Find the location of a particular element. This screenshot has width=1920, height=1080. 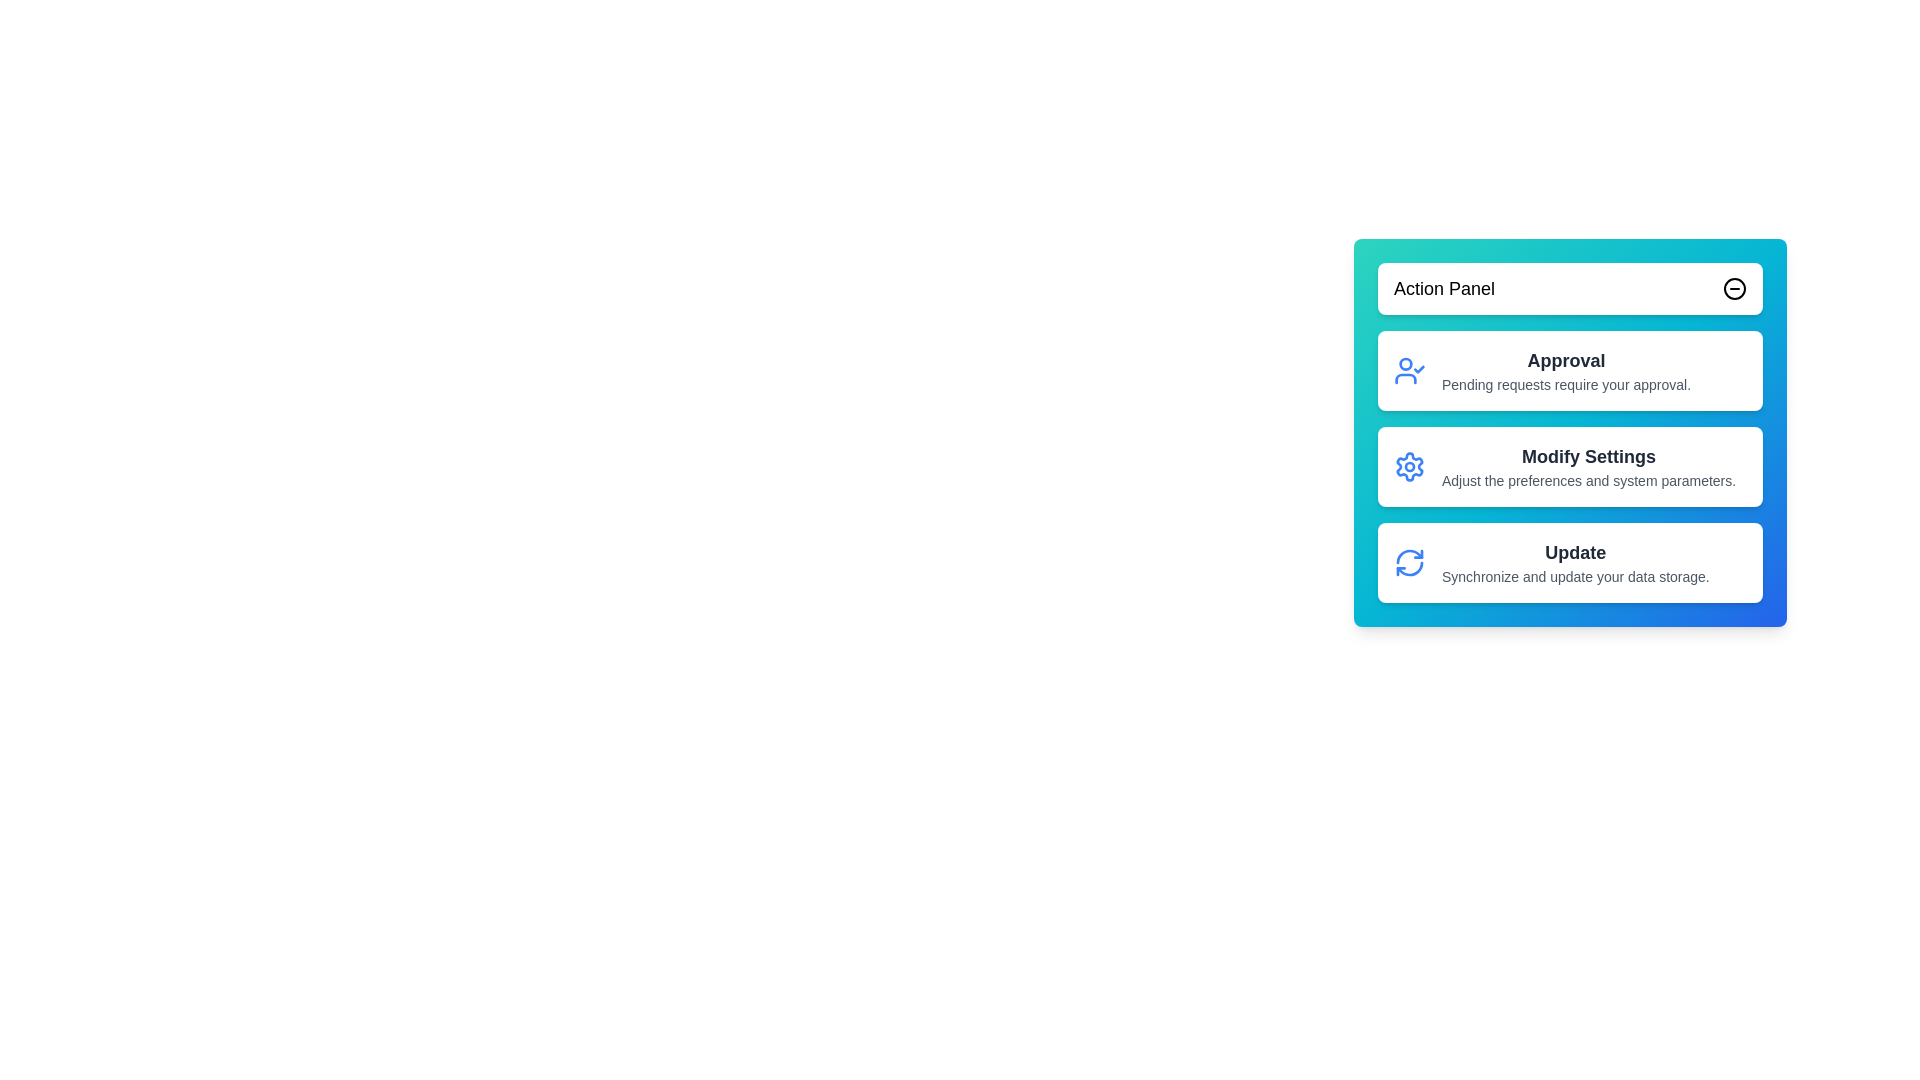

the 'Action Panel' button to toggle the visibility of the action panel is located at coordinates (1569, 289).